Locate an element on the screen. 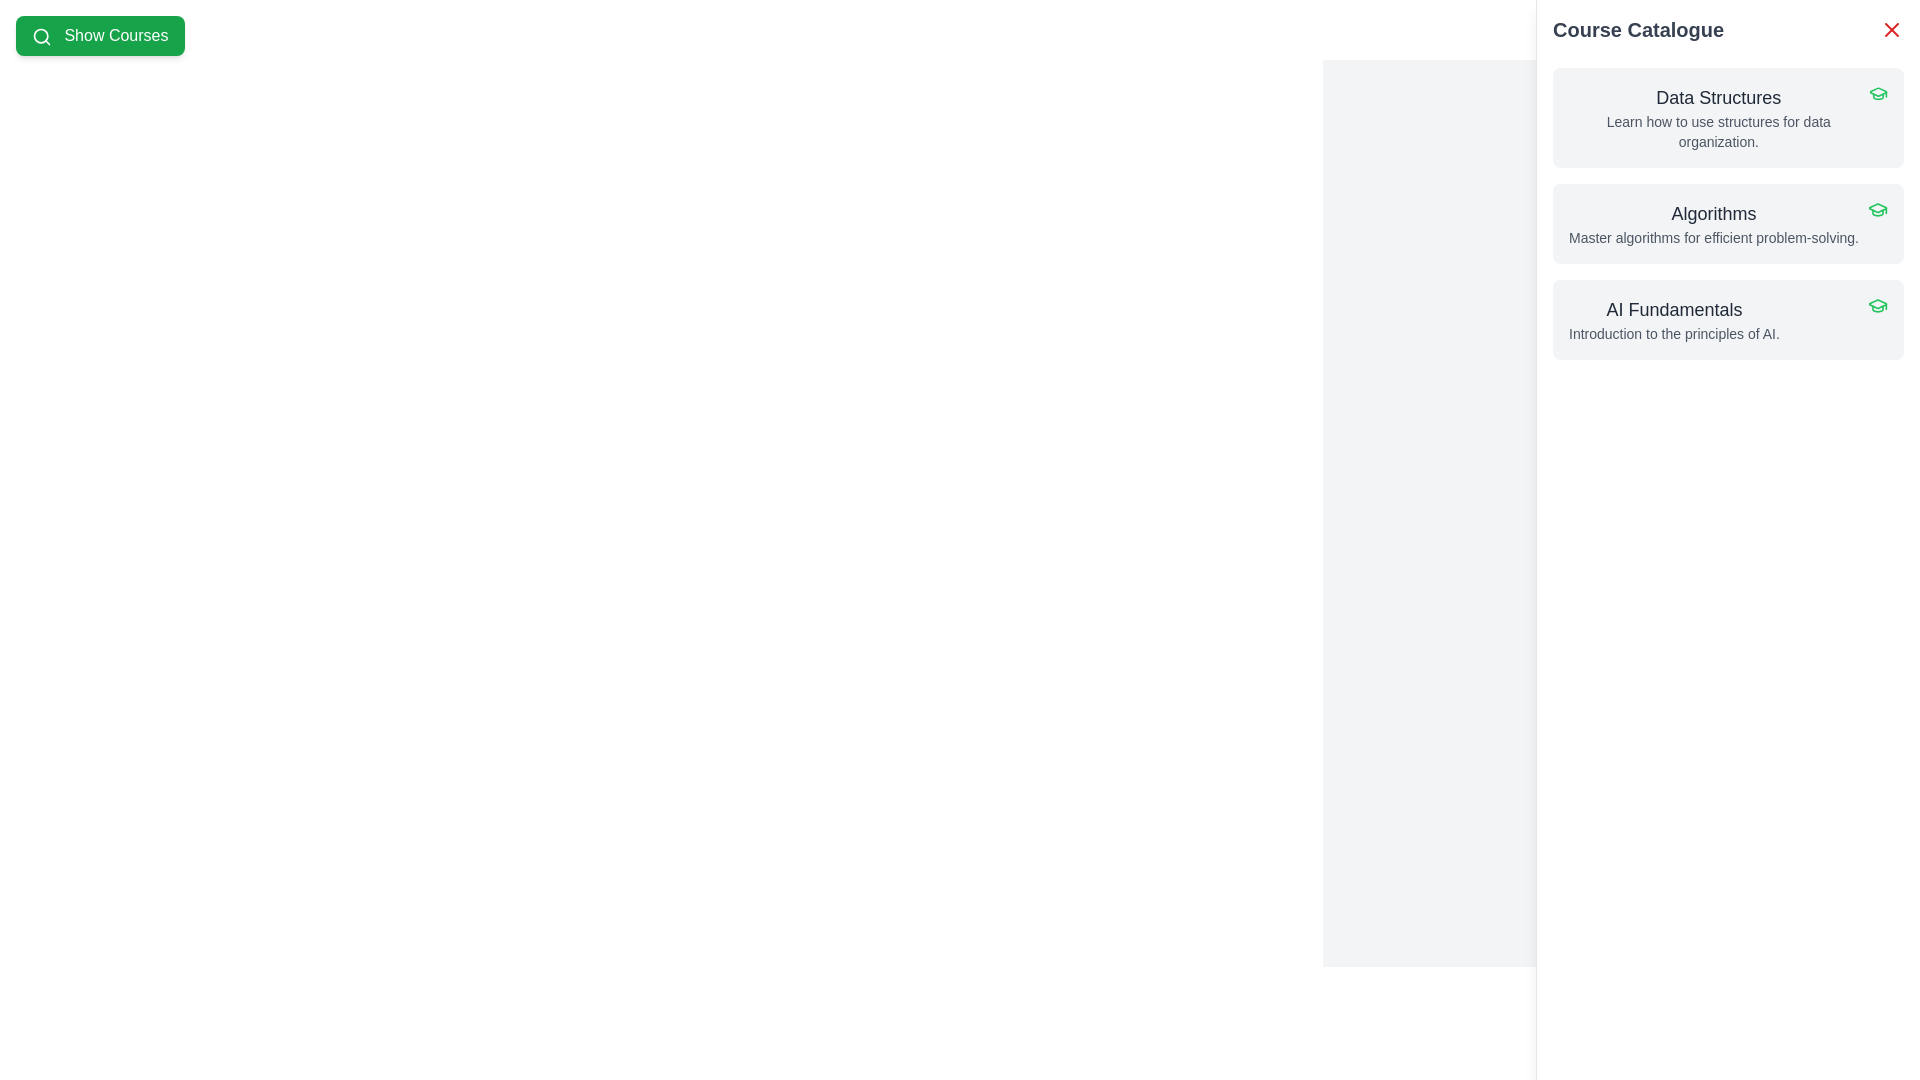  the green decorative SVG component representing a graduation cap, which is the topmost sub-component next to the 'Algorithms' course title is located at coordinates (1877, 92).